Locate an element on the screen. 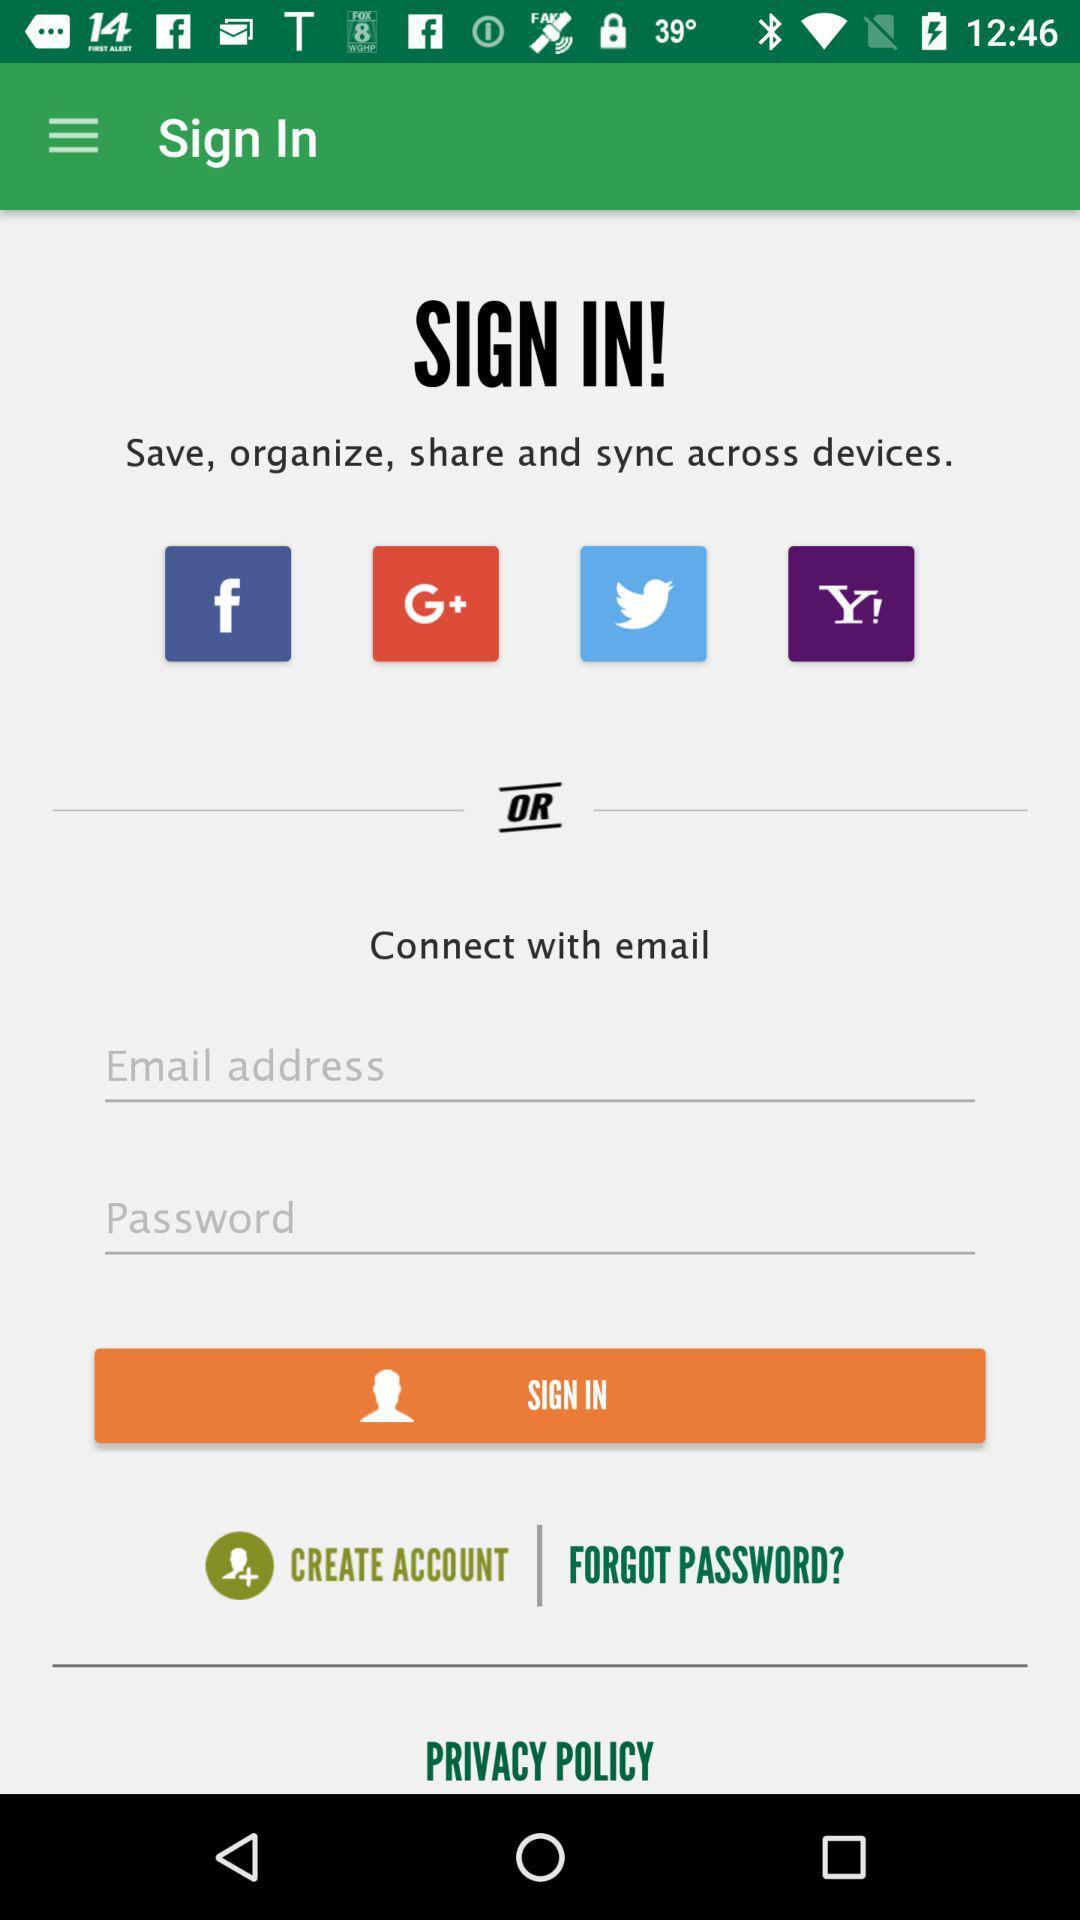  icon next to the sign in is located at coordinates (72, 135).